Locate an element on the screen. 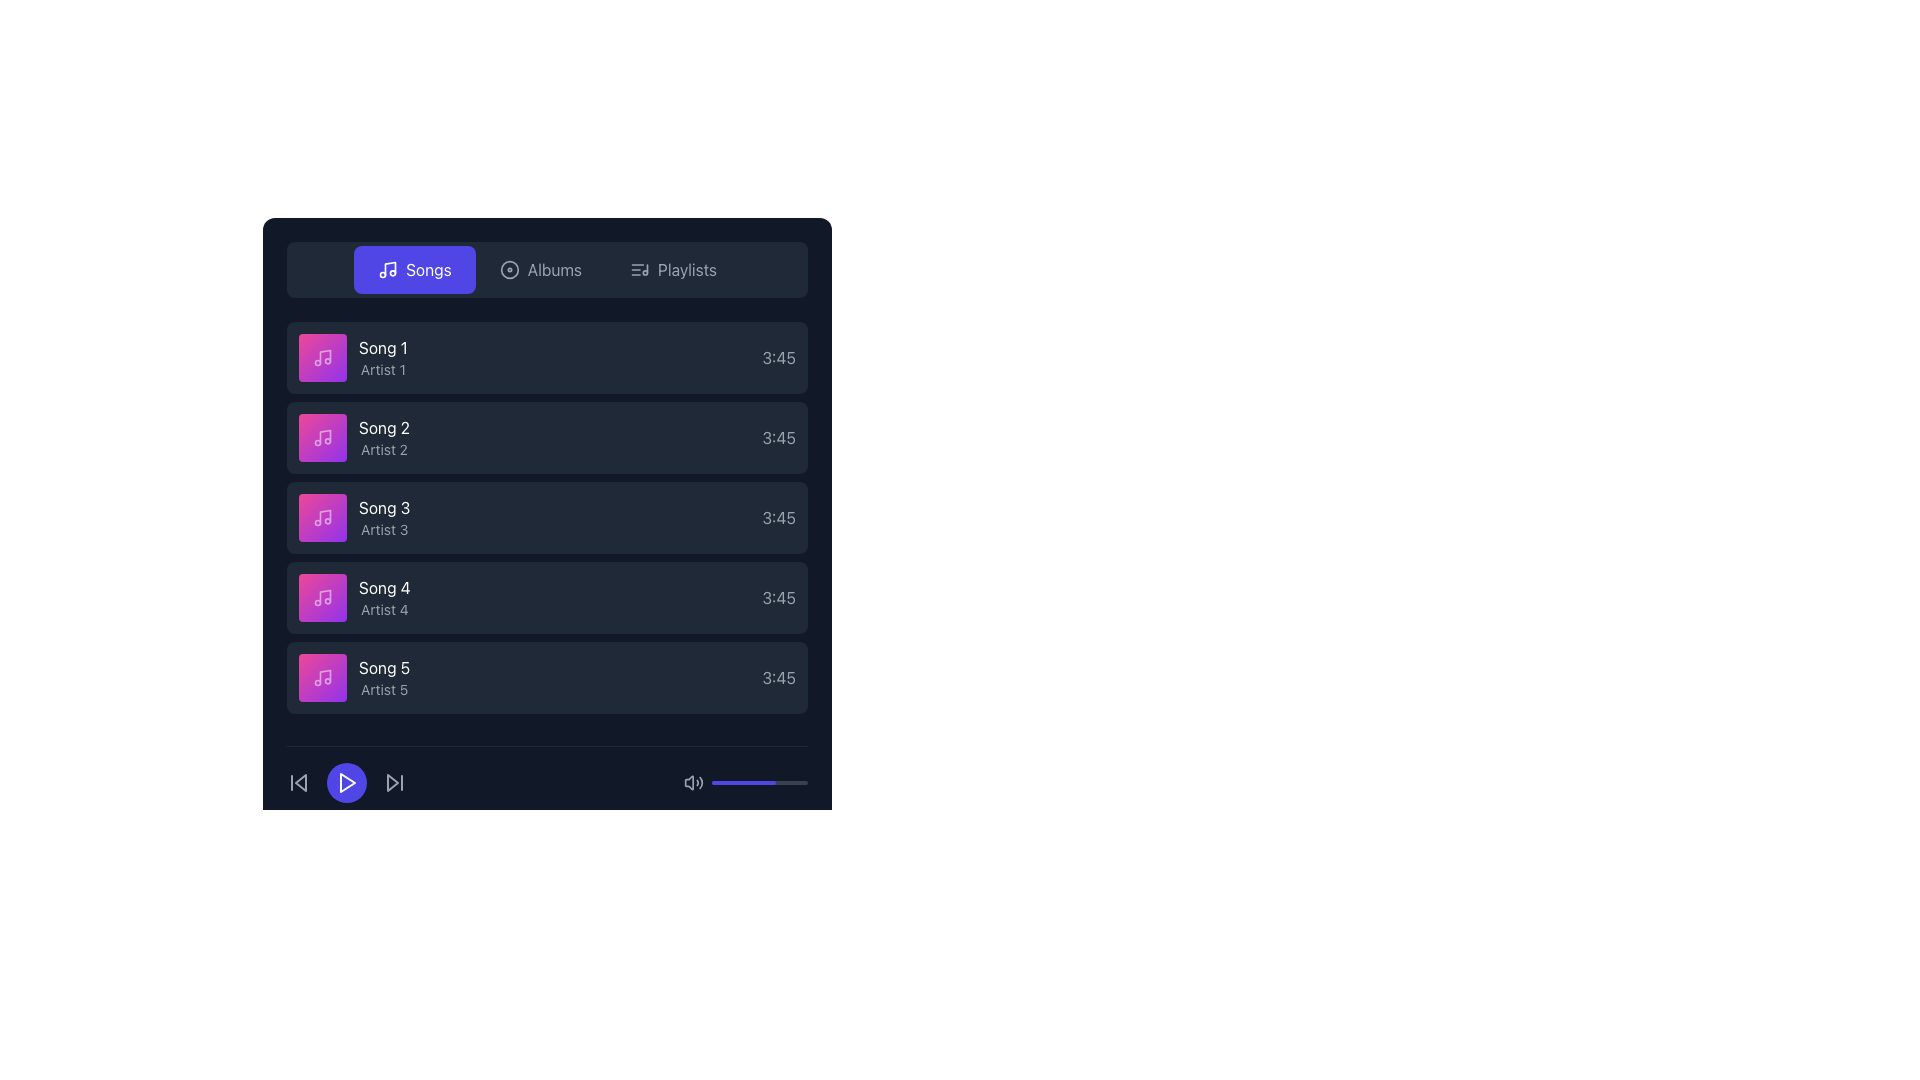 The width and height of the screenshot is (1920, 1080). the 'Albums' button in the navigation bar, which features the text 'Albums' and a disc icon is located at coordinates (540, 270).